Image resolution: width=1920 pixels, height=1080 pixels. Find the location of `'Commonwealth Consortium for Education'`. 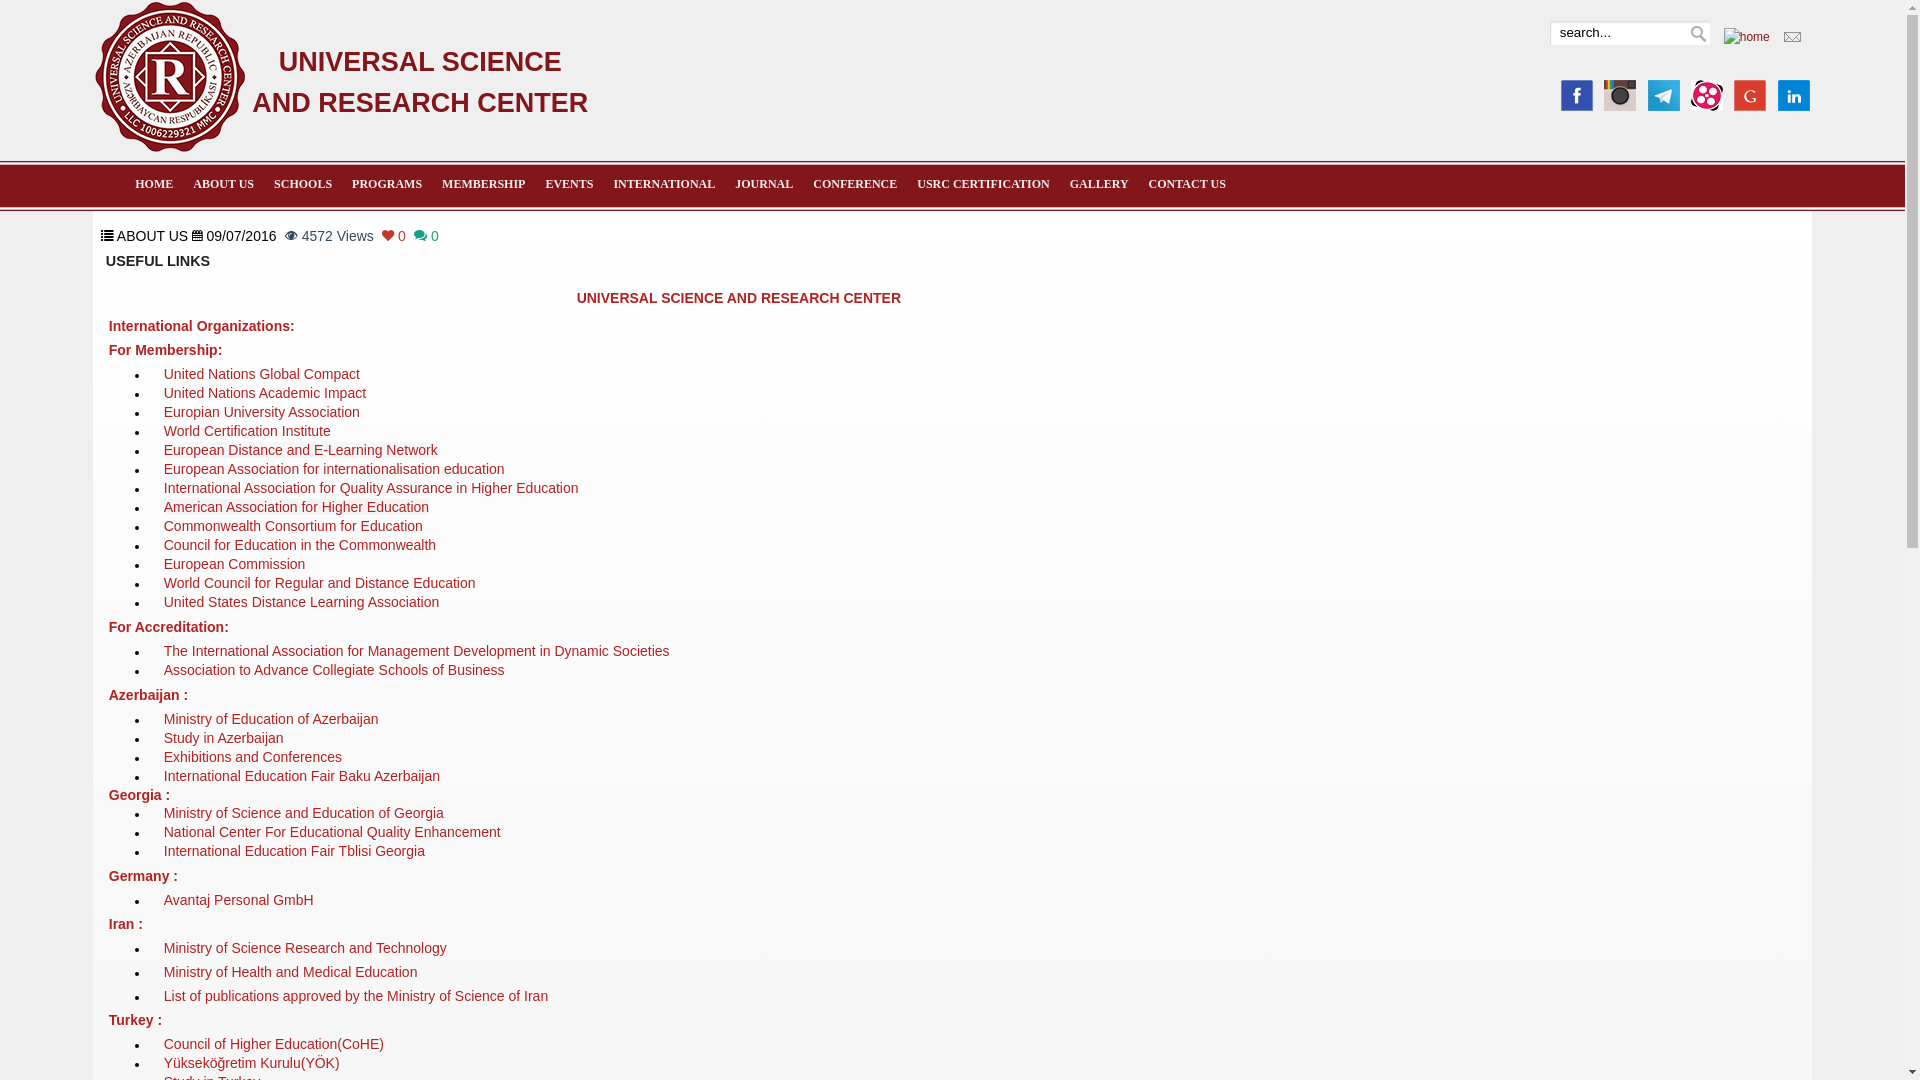

'Commonwealth Consortium for Education' is located at coordinates (292, 528).